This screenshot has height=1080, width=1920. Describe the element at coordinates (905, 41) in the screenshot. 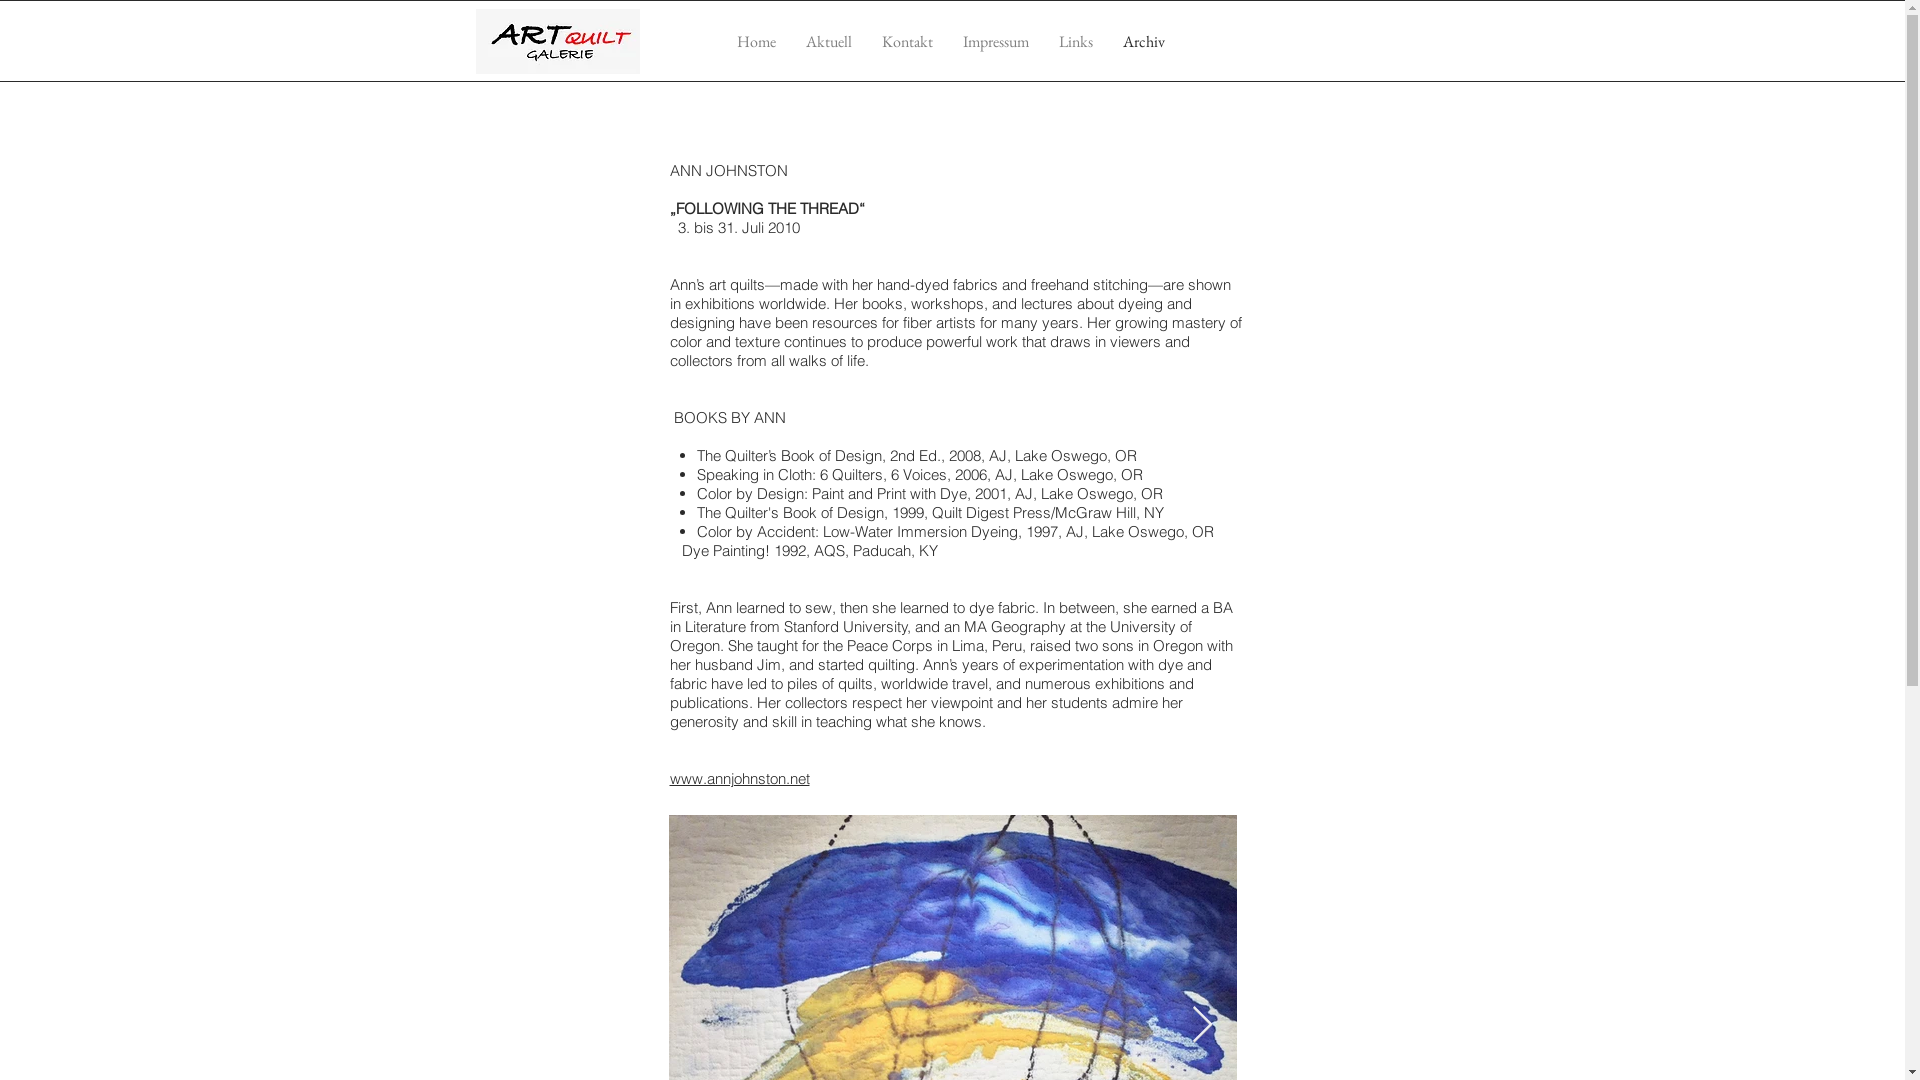

I see `'Kontakt'` at that location.